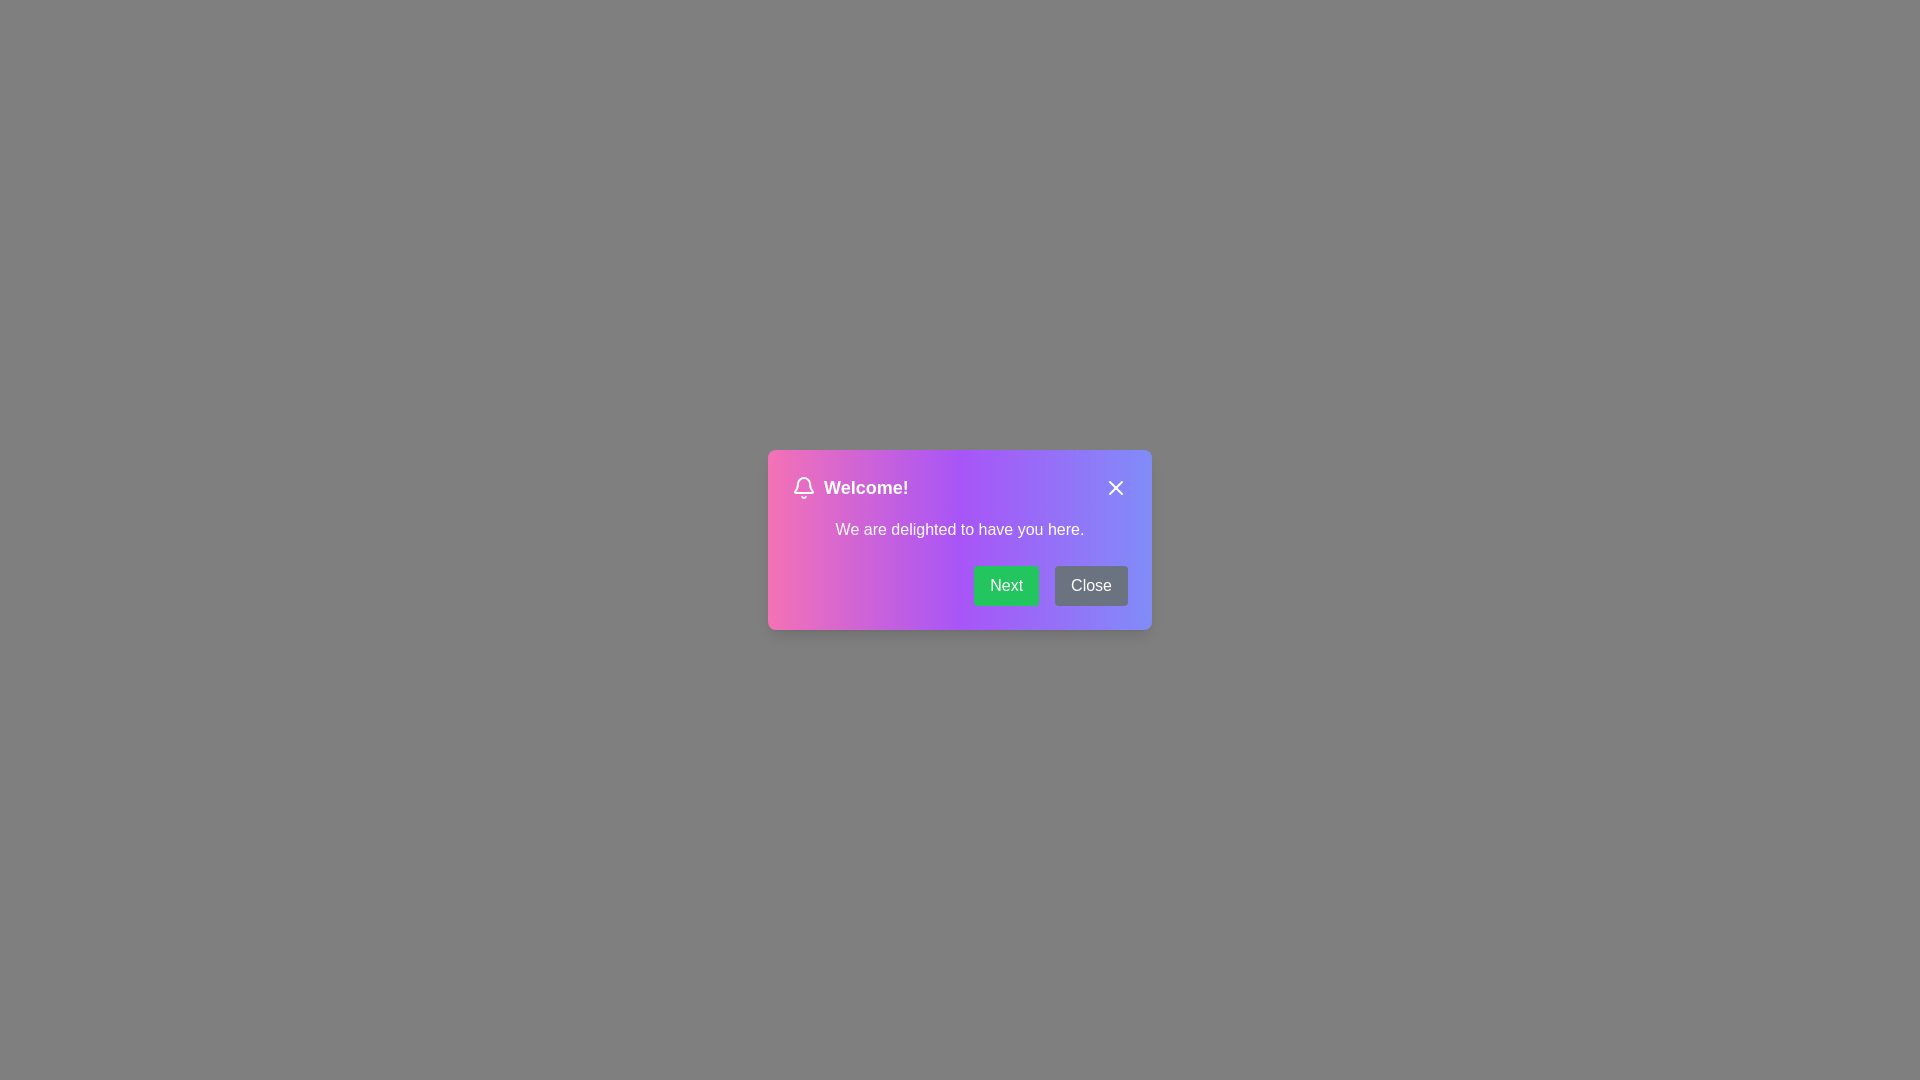 The height and width of the screenshot is (1080, 1920). What do you see at coordinates (1090, 585) in the screenshot?
I see `the Close button to interact with the notification dialog` at bounding box center [1090, 585].